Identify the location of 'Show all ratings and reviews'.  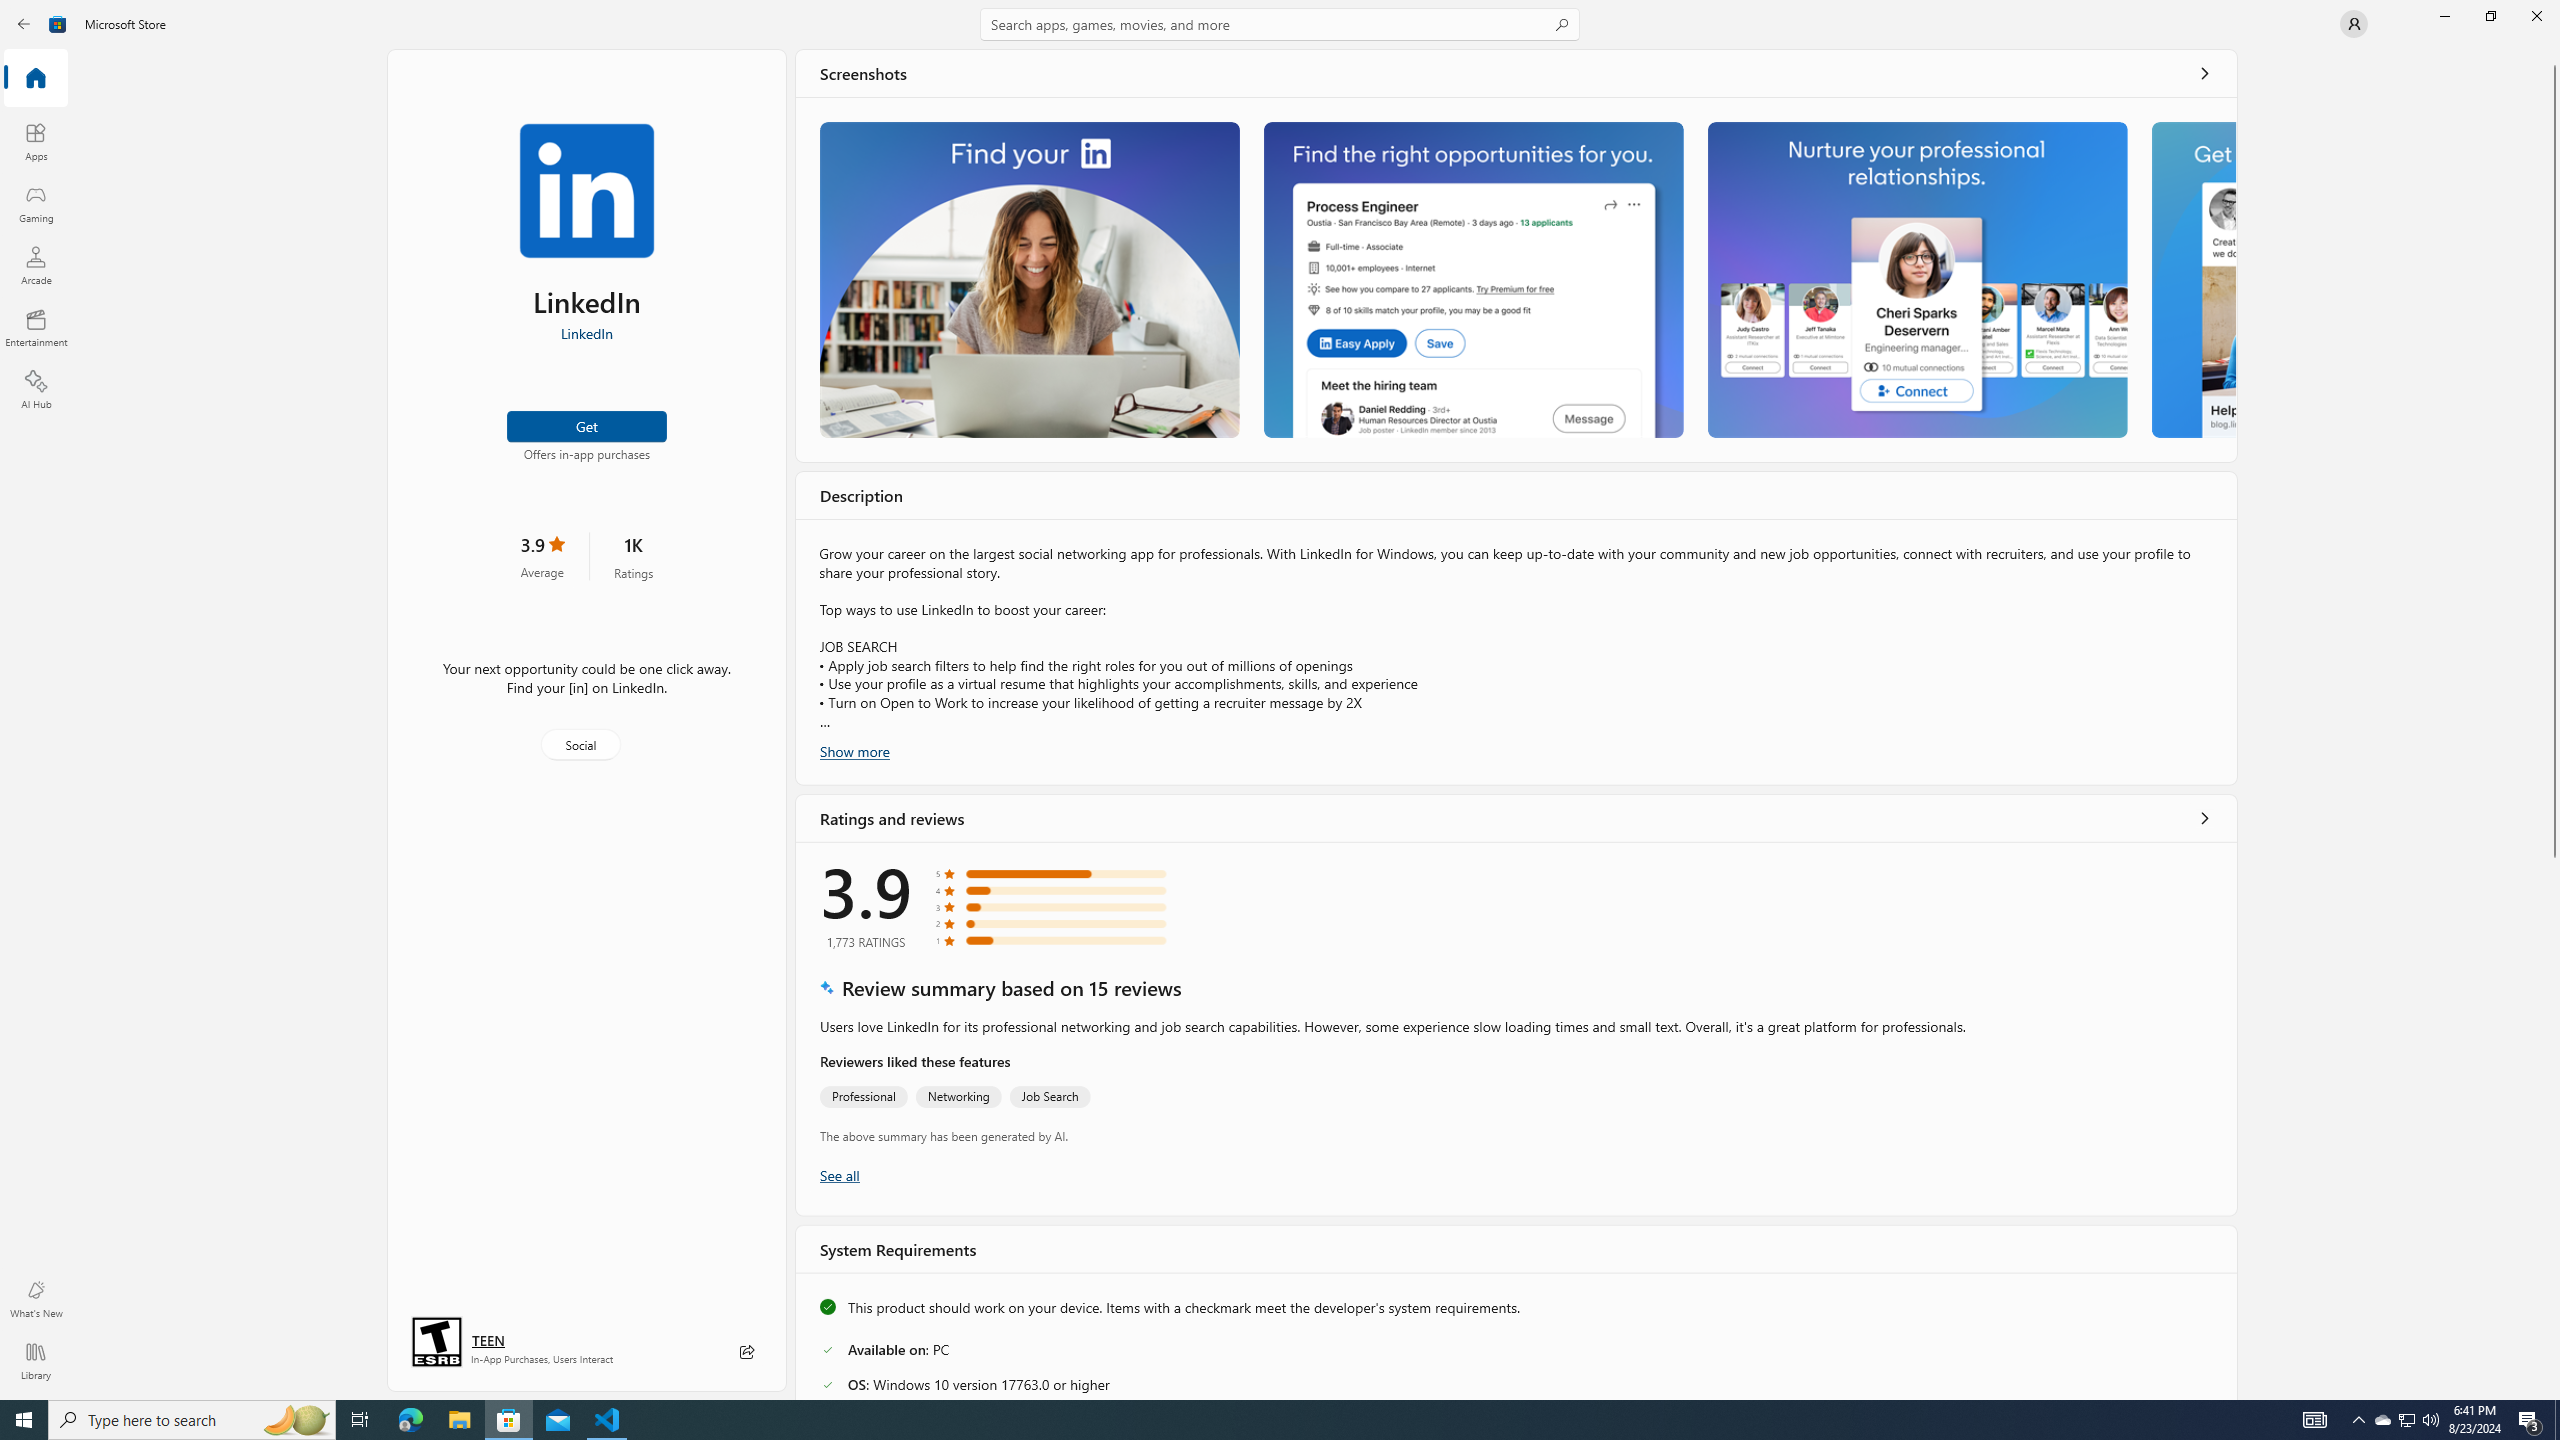
(2205, 816).